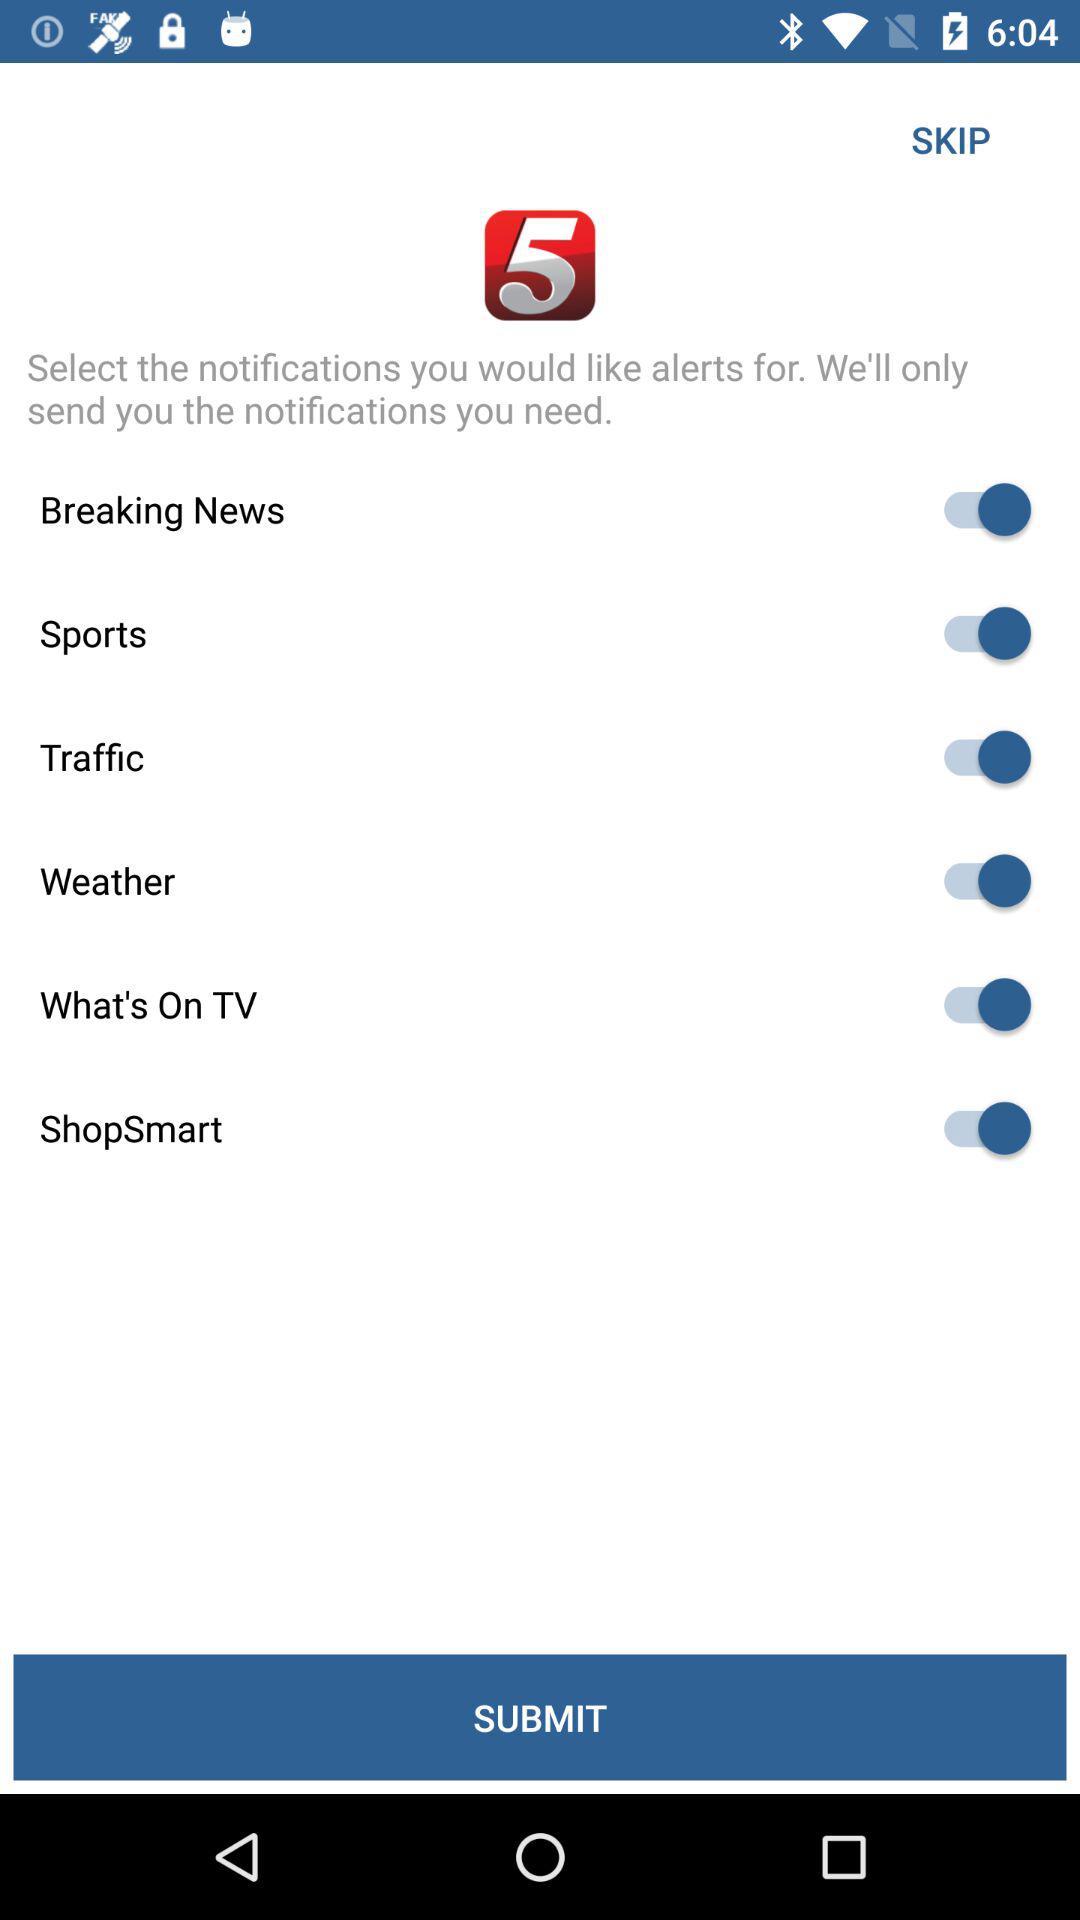  I want to click on submit icon, so click(540, 1716).